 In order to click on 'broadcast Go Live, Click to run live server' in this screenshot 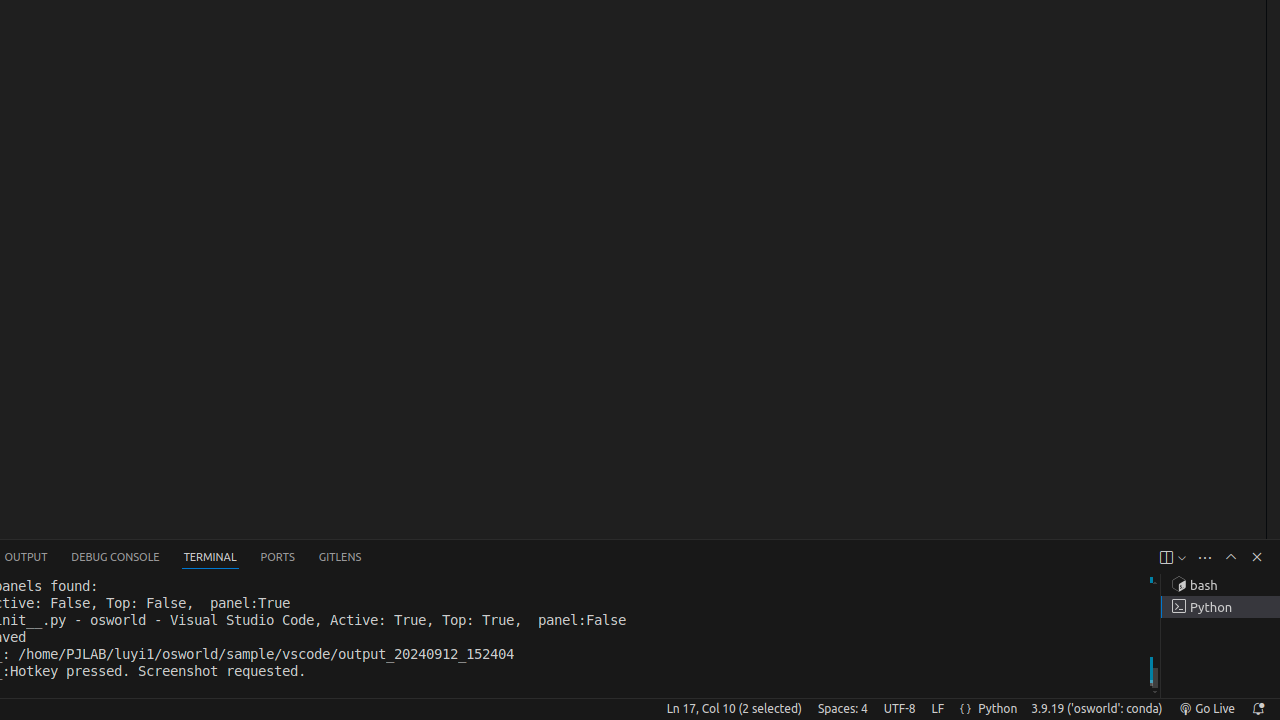, I will do `click(1205, 707)`.